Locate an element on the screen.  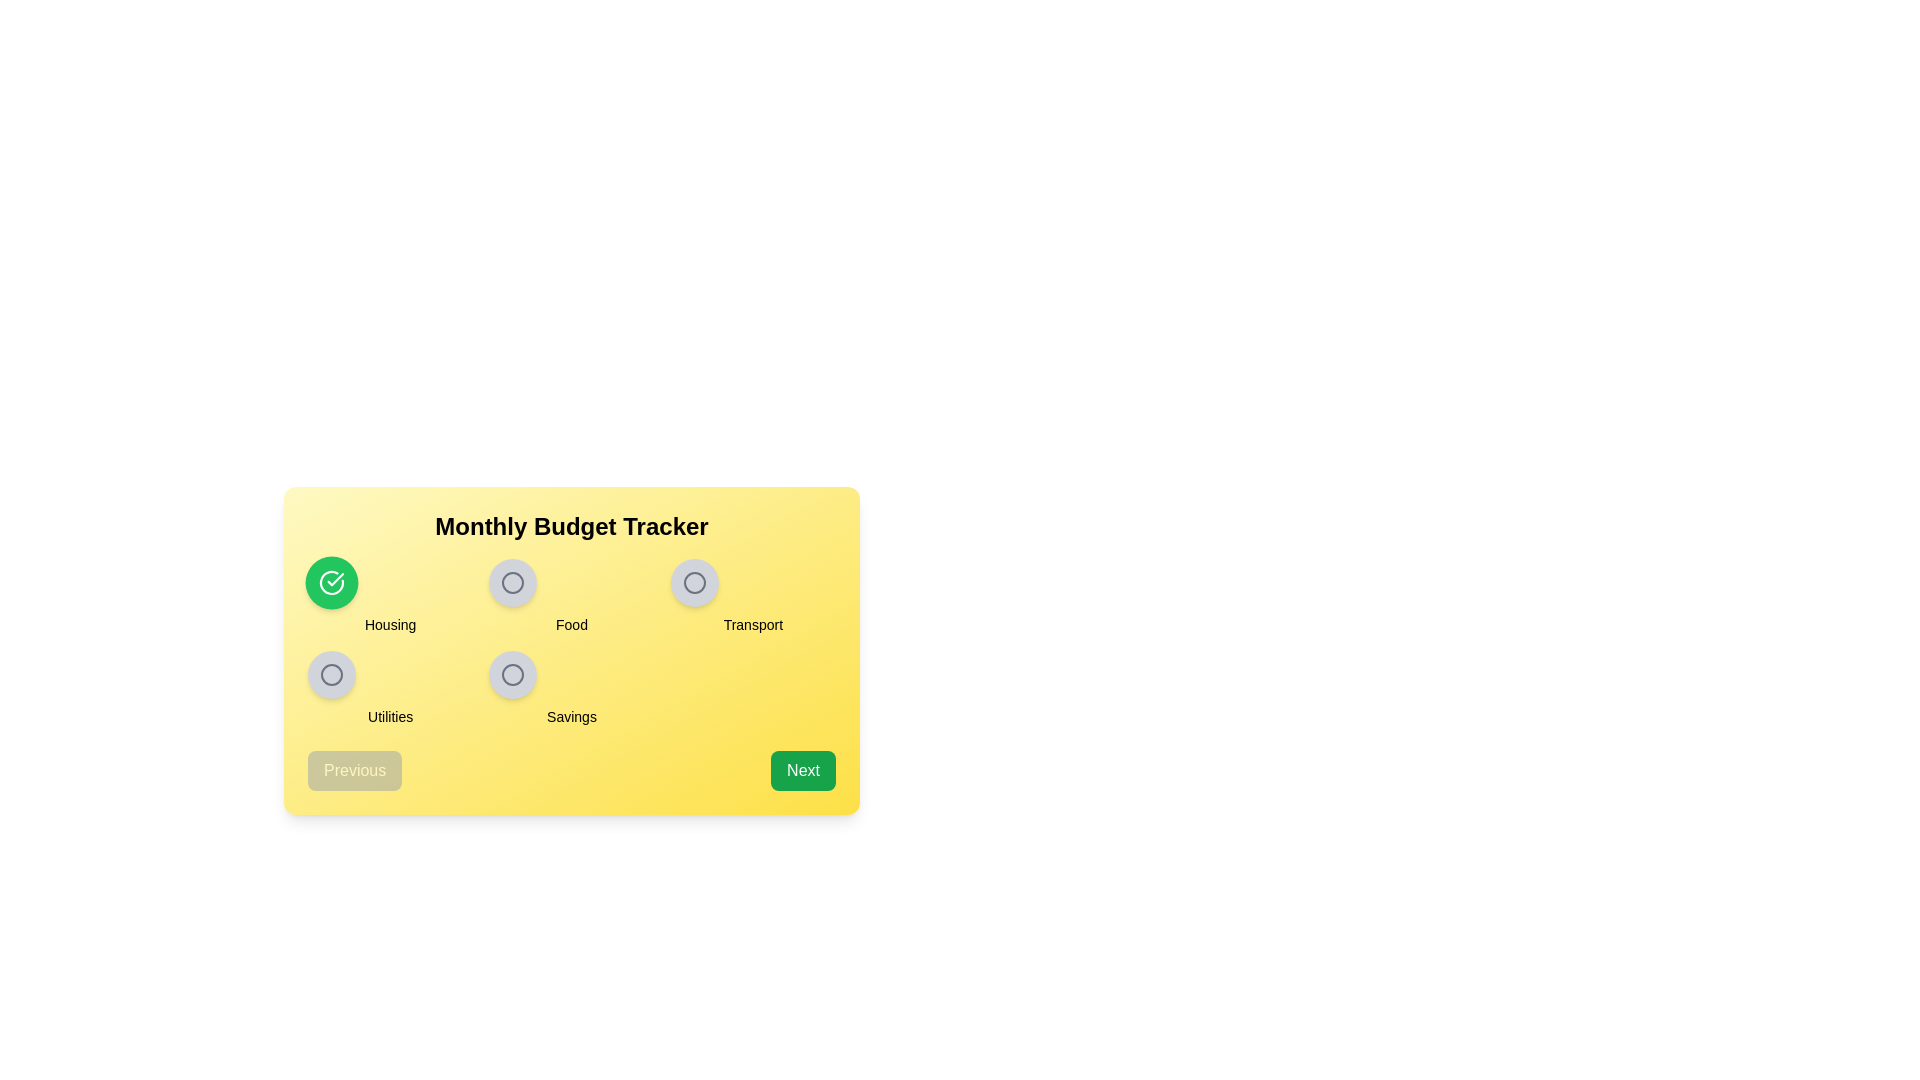
the second circular radio button labeled 'Food' in the upper row of the yellow card titled 'Monthly Budget Tracker' is located at coordinates (513, 582).